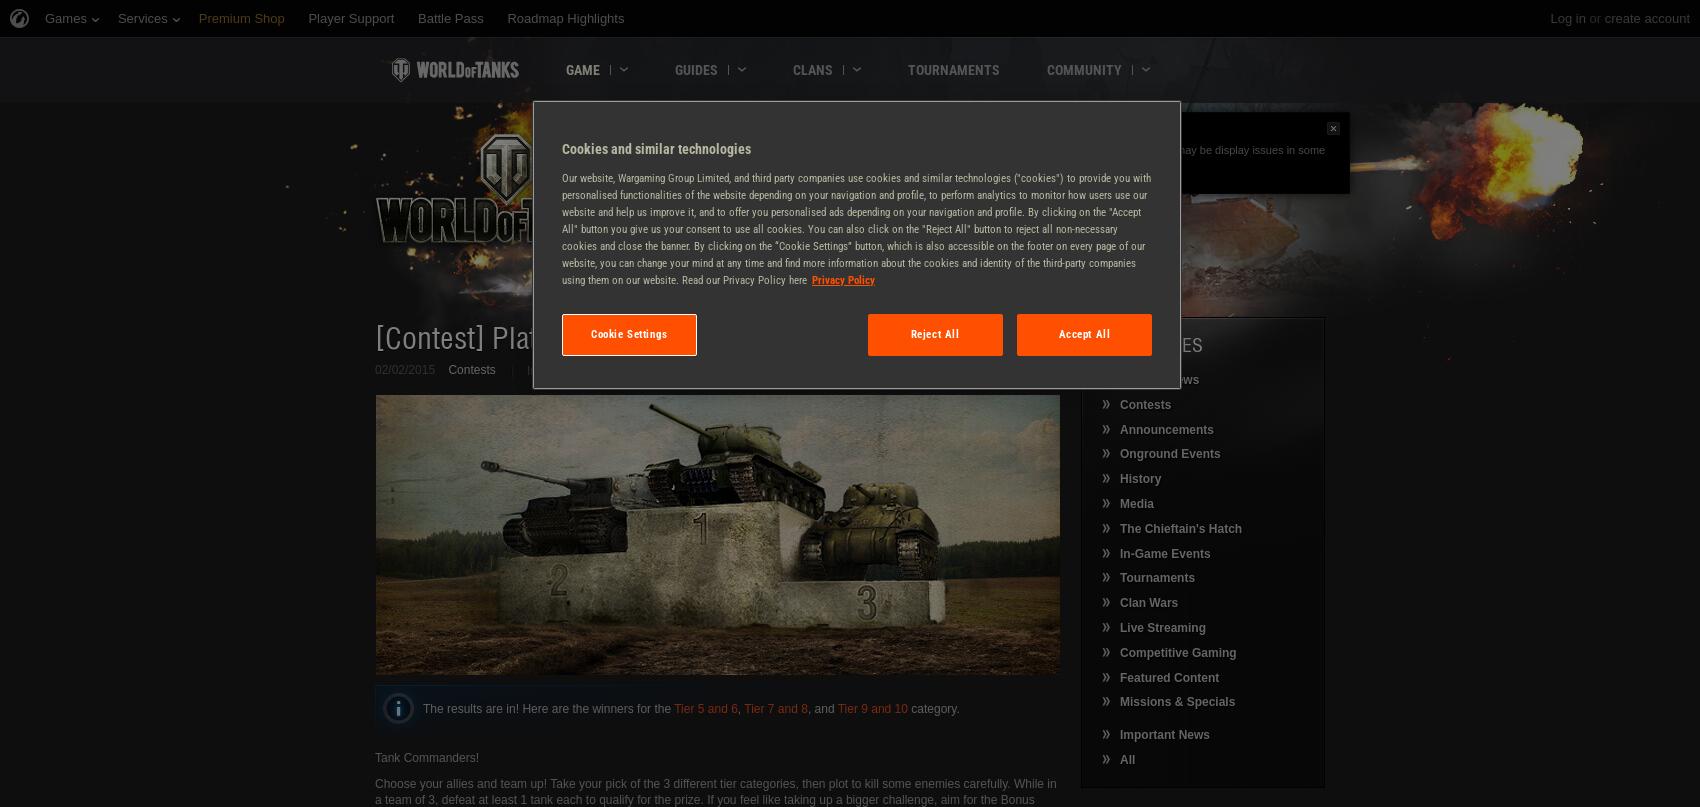  Describe the element at coordinates (1162, 626) in the screenshot. I see `'Live Streaming'` at that location.